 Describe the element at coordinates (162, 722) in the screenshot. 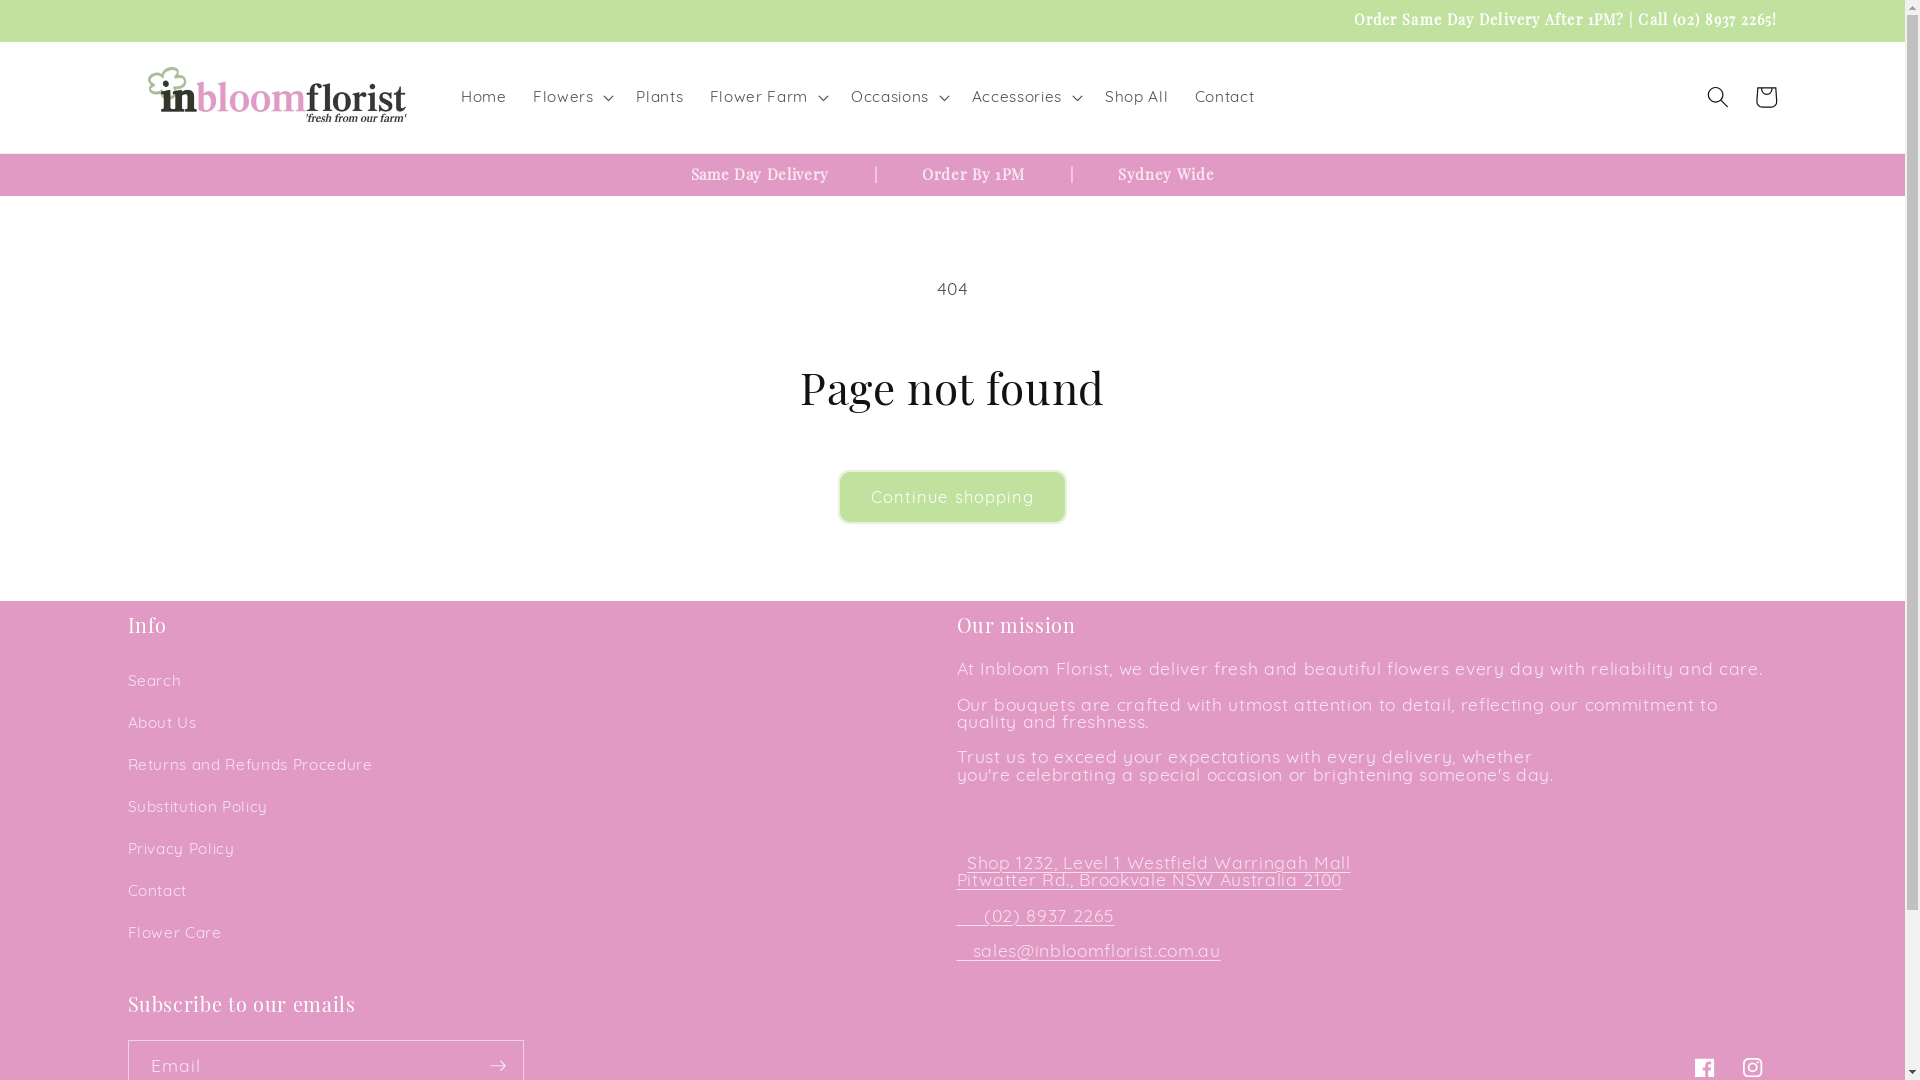

I see `'About Us'` at that location.